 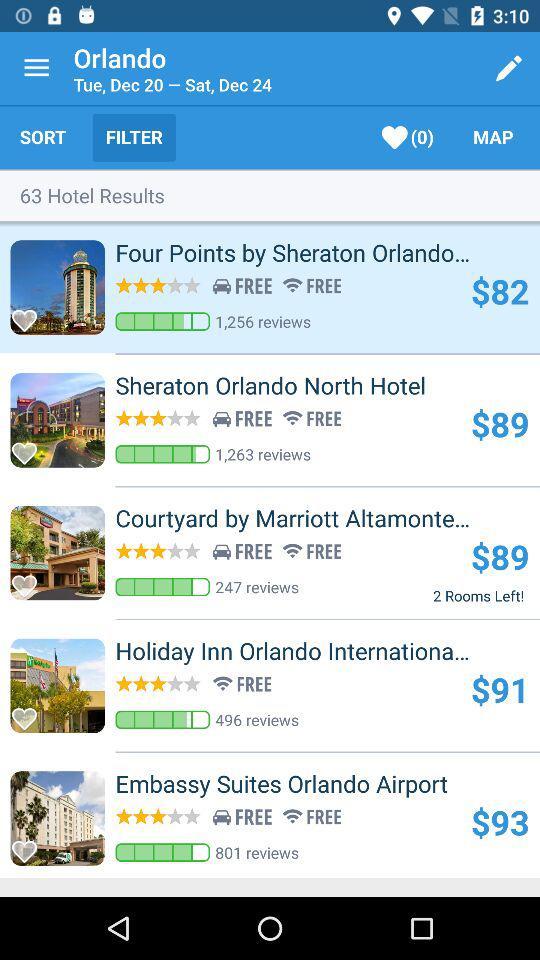 I want to click on icon below embassy suites orlando item, so click(x=499, y=822).